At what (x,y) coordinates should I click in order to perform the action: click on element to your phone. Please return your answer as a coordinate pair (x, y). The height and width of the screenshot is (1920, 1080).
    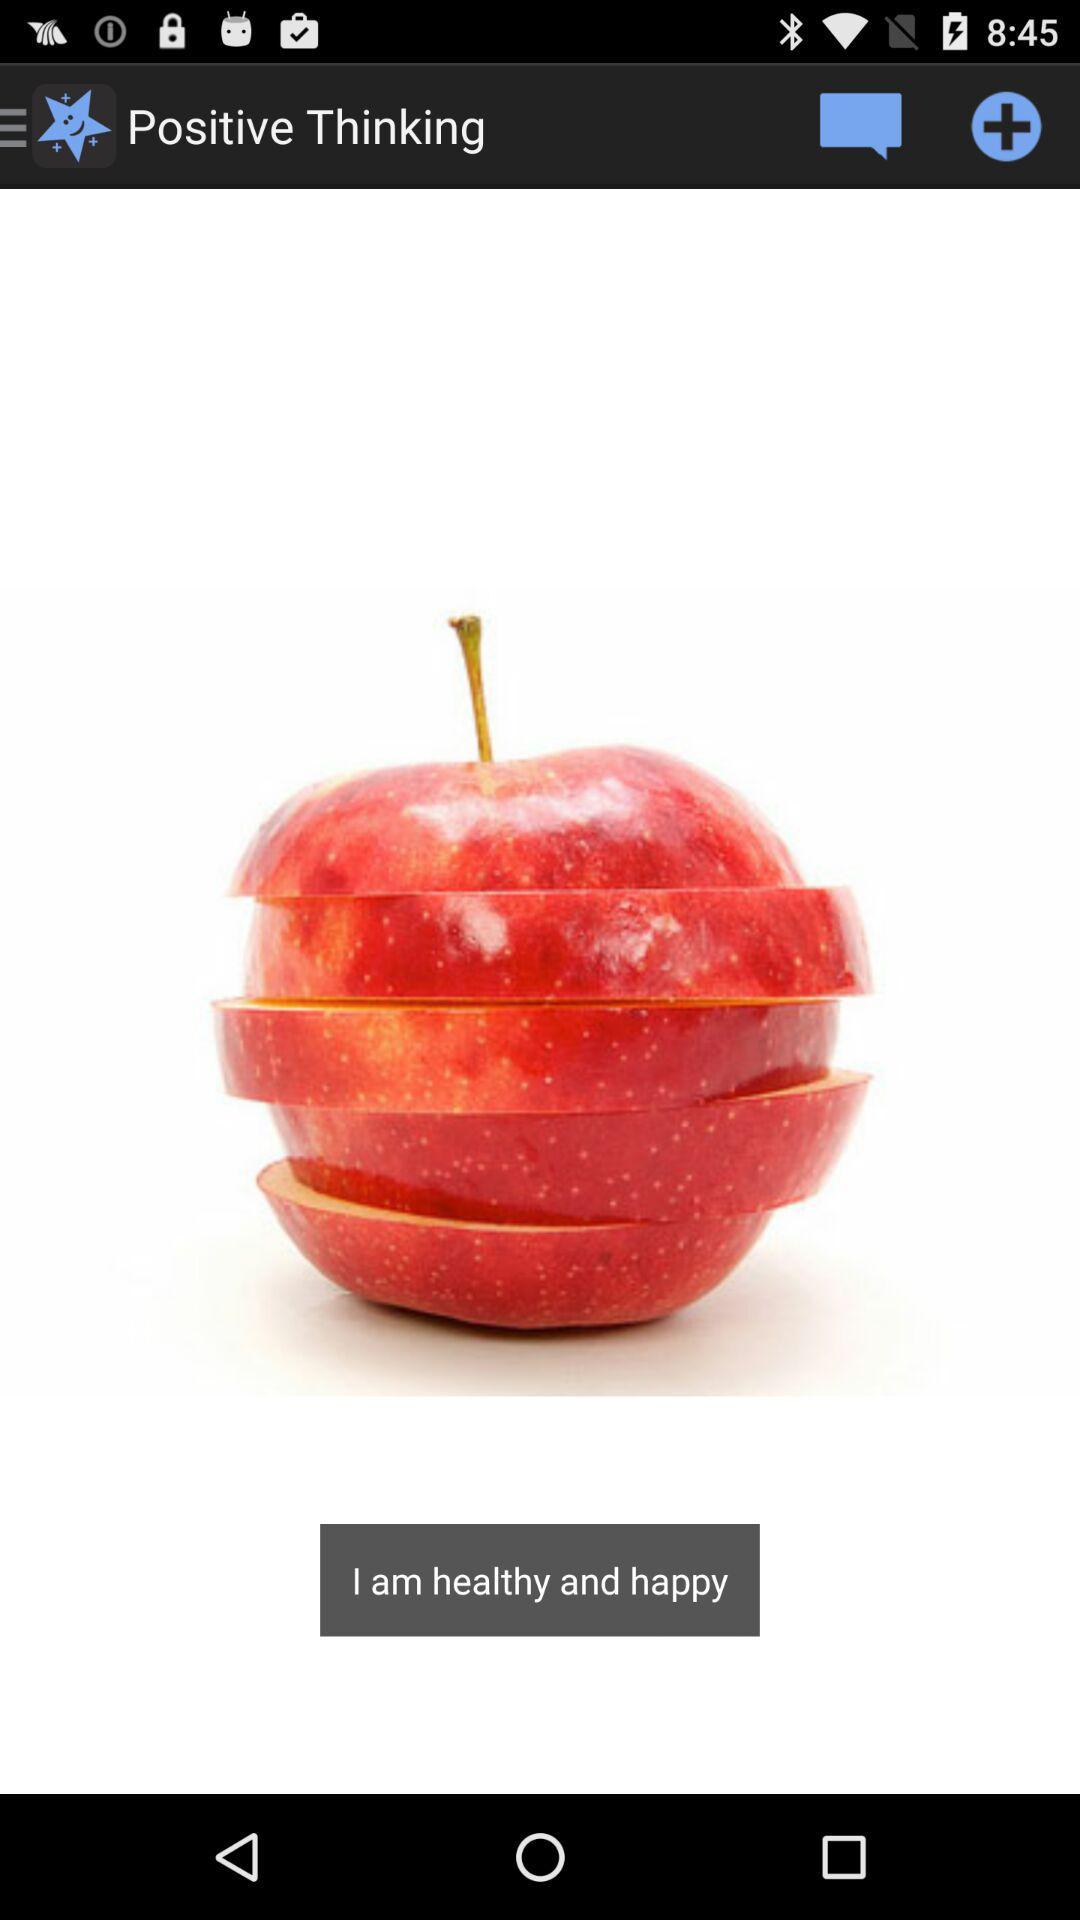
    Looking at the image, I should click on (1006, 124).